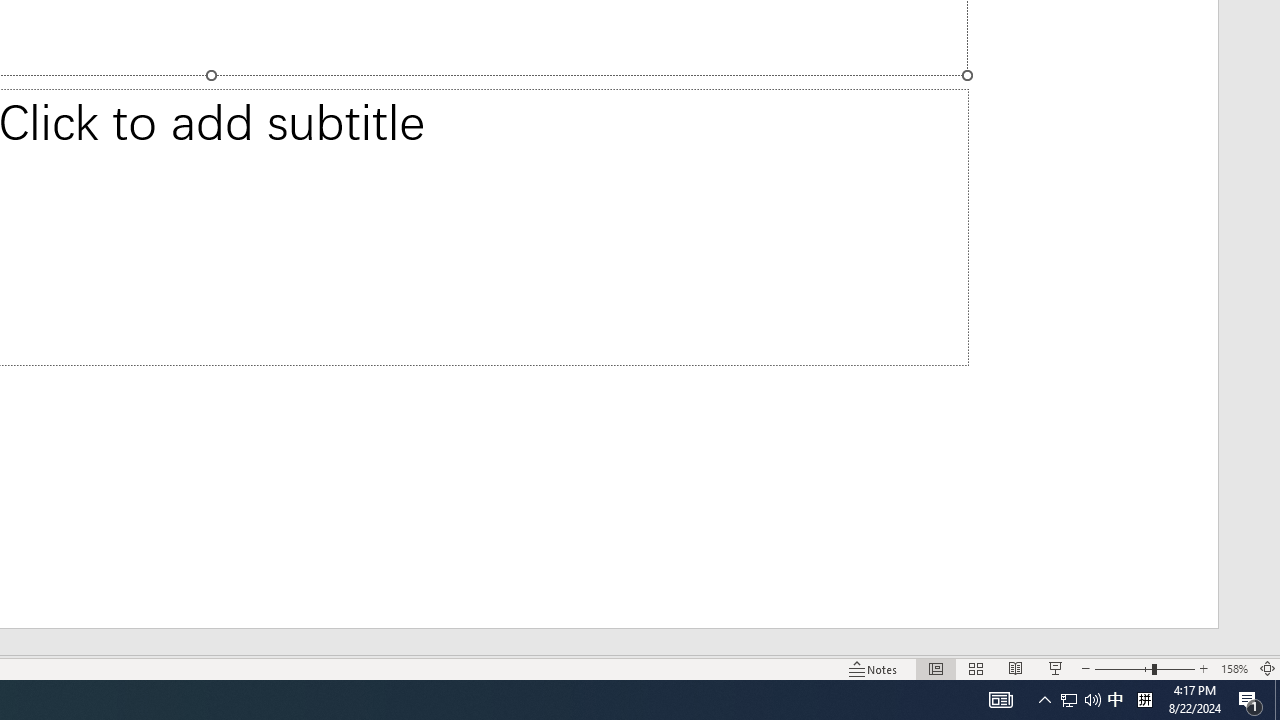 Image resolution: width=1280 pixels, height=720 pixels. Describe the element at coordinates (1123, 669) in the screenshot. I see `'Zoom Out'` at that location.